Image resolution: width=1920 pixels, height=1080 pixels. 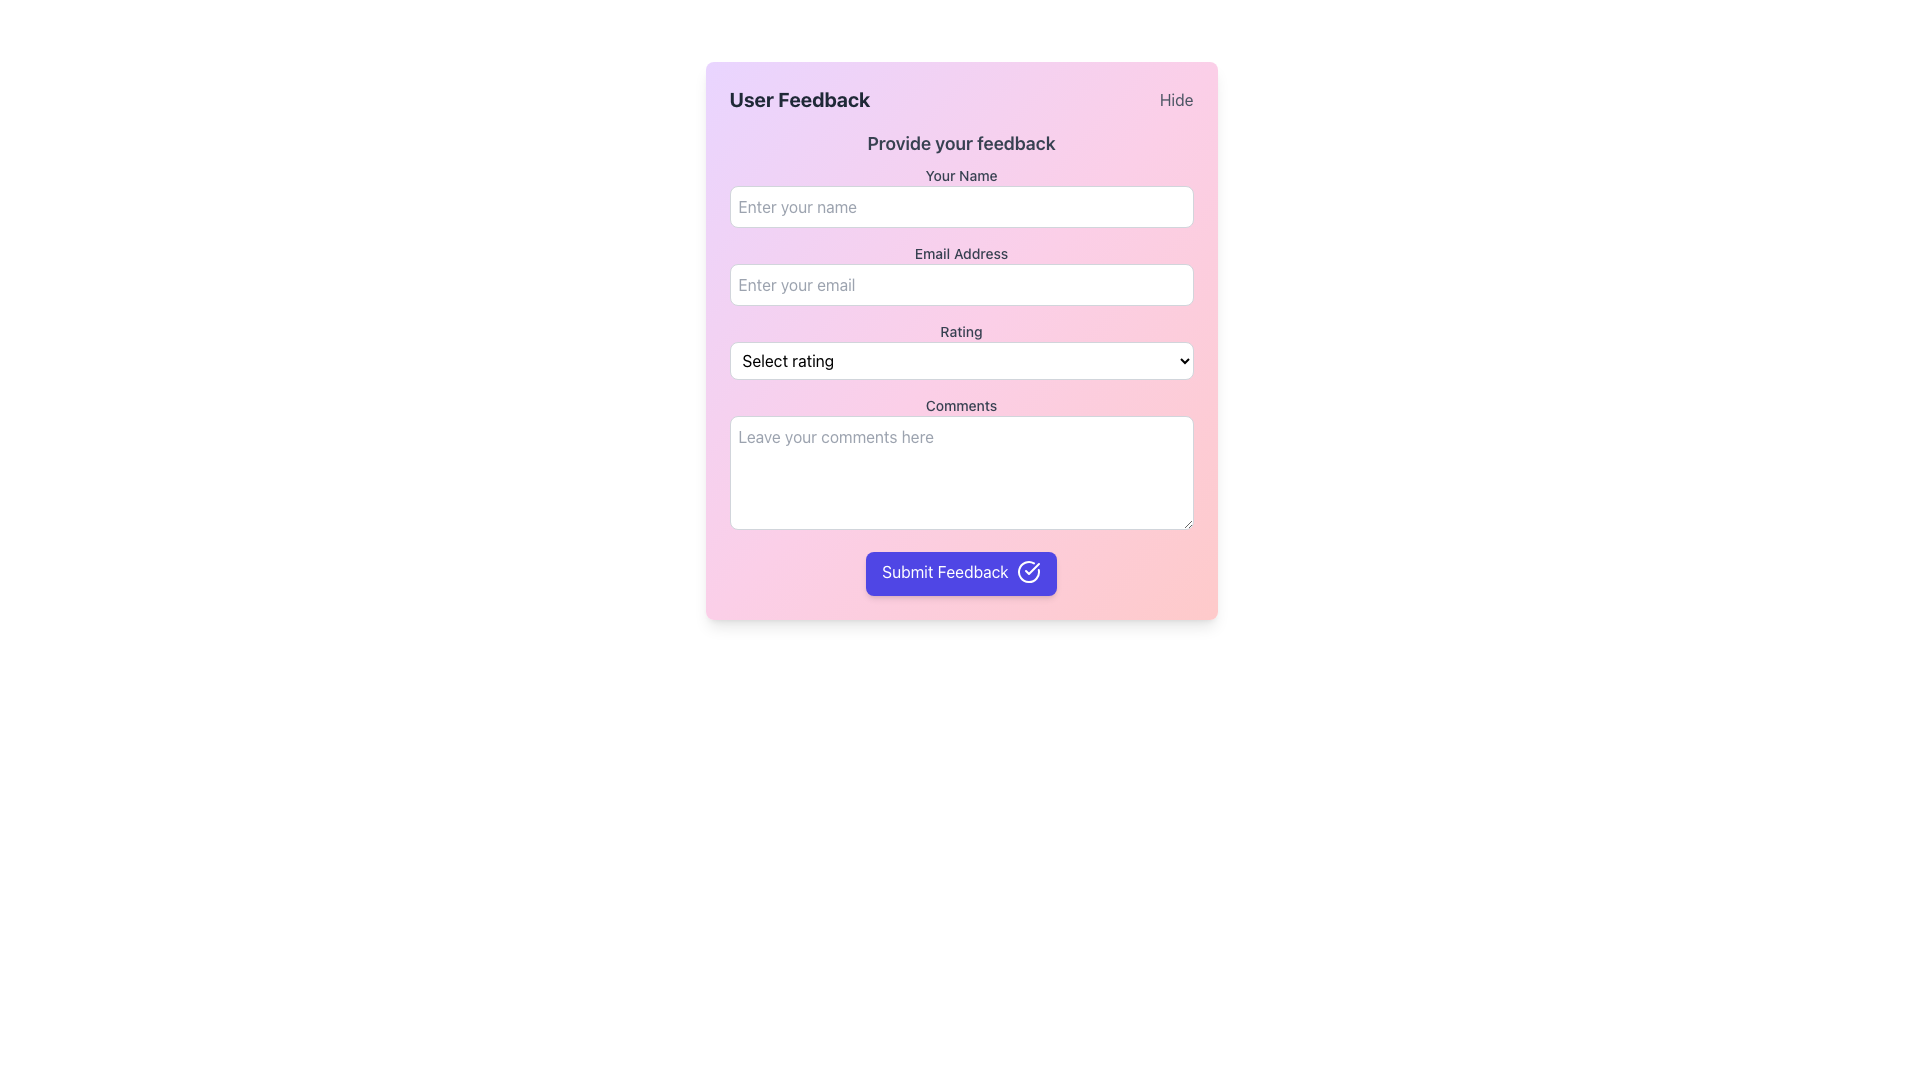 I want to click on the SVG check mark symbol, which is styled with rounded ends and enclosed within a circular outline, located to the right of the 'Submit Feedback' button at the bottom of the form, so click(x=1032, y=569).